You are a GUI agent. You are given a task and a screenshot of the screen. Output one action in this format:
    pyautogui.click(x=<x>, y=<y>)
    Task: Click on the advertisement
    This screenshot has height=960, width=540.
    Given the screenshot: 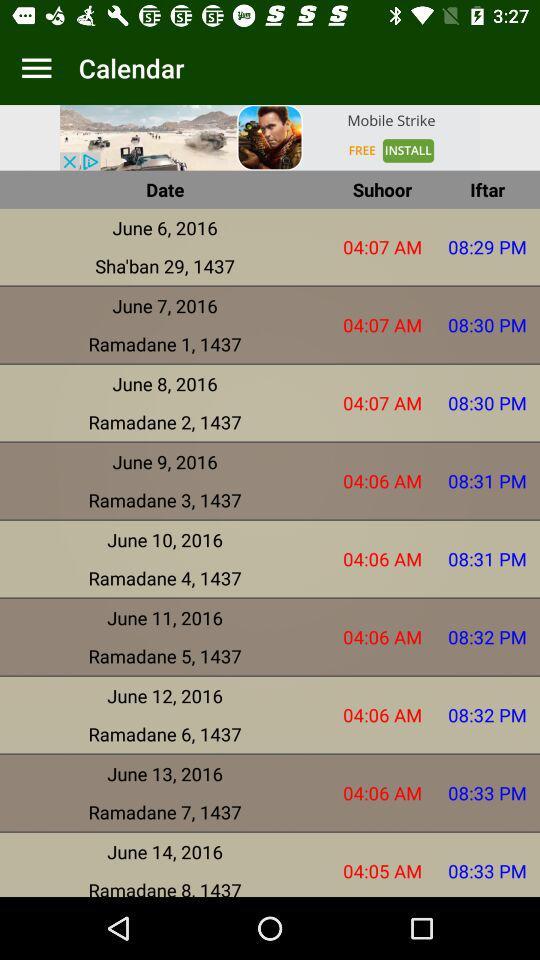 What is the action you would take?
    pyautogui.click(x=270, y=136)
    